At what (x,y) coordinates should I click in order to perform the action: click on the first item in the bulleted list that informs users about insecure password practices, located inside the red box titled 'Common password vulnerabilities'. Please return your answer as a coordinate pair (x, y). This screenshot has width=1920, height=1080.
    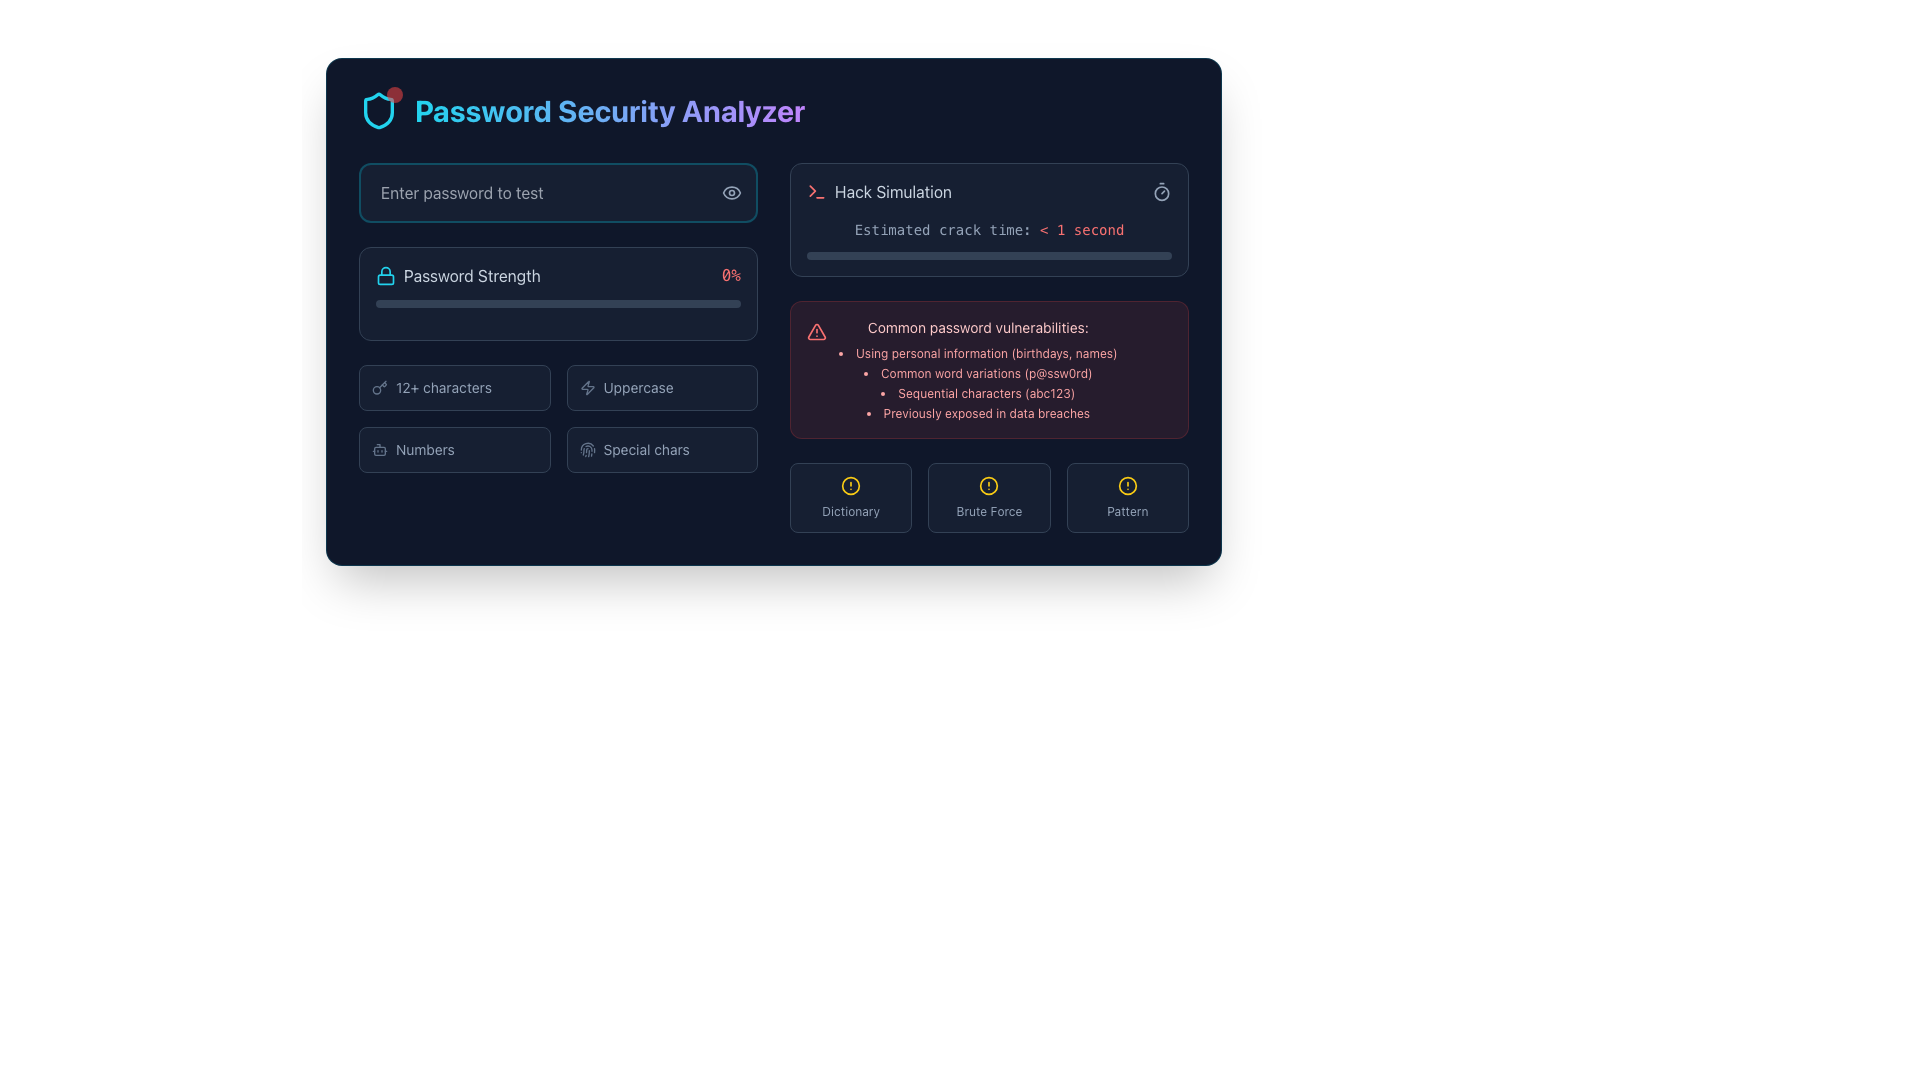
    Looking at the image, I should click on (978, 353).